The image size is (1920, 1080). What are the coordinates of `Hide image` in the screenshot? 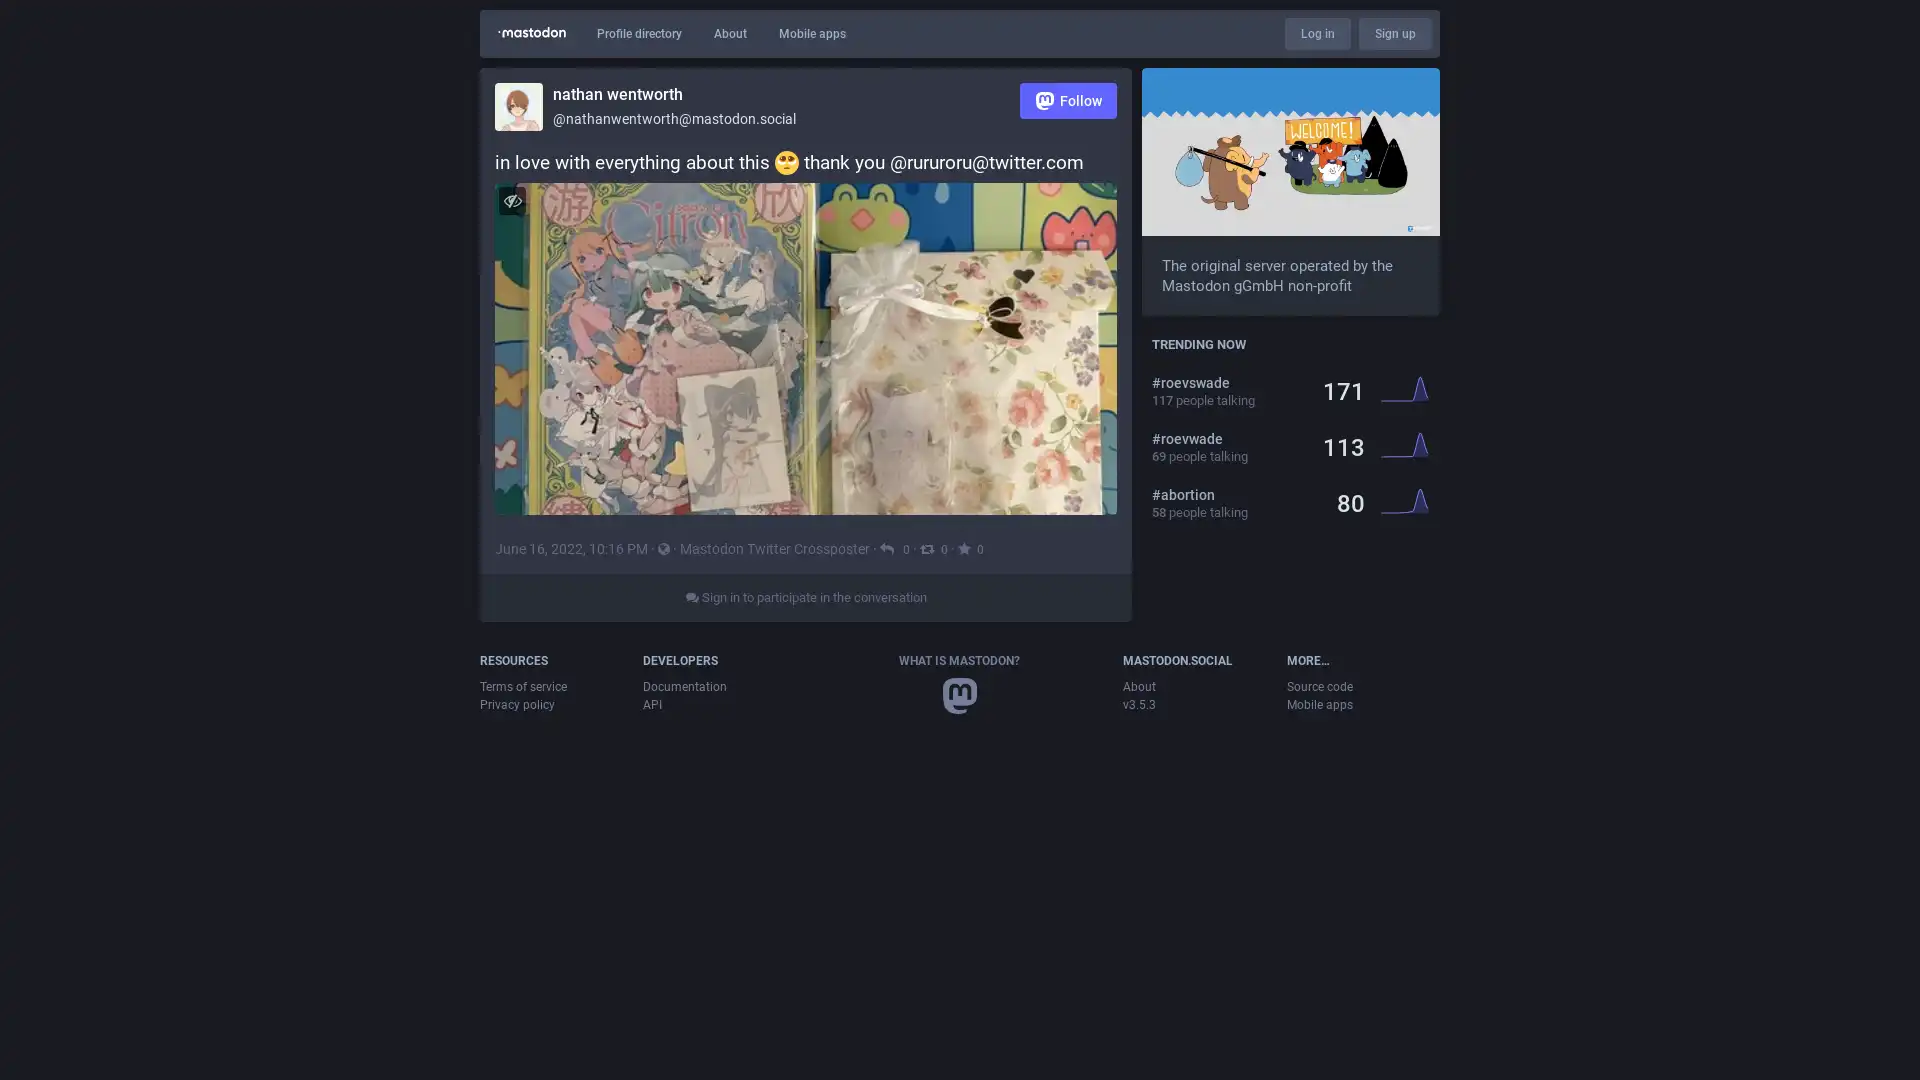 It's located at (512, 200).